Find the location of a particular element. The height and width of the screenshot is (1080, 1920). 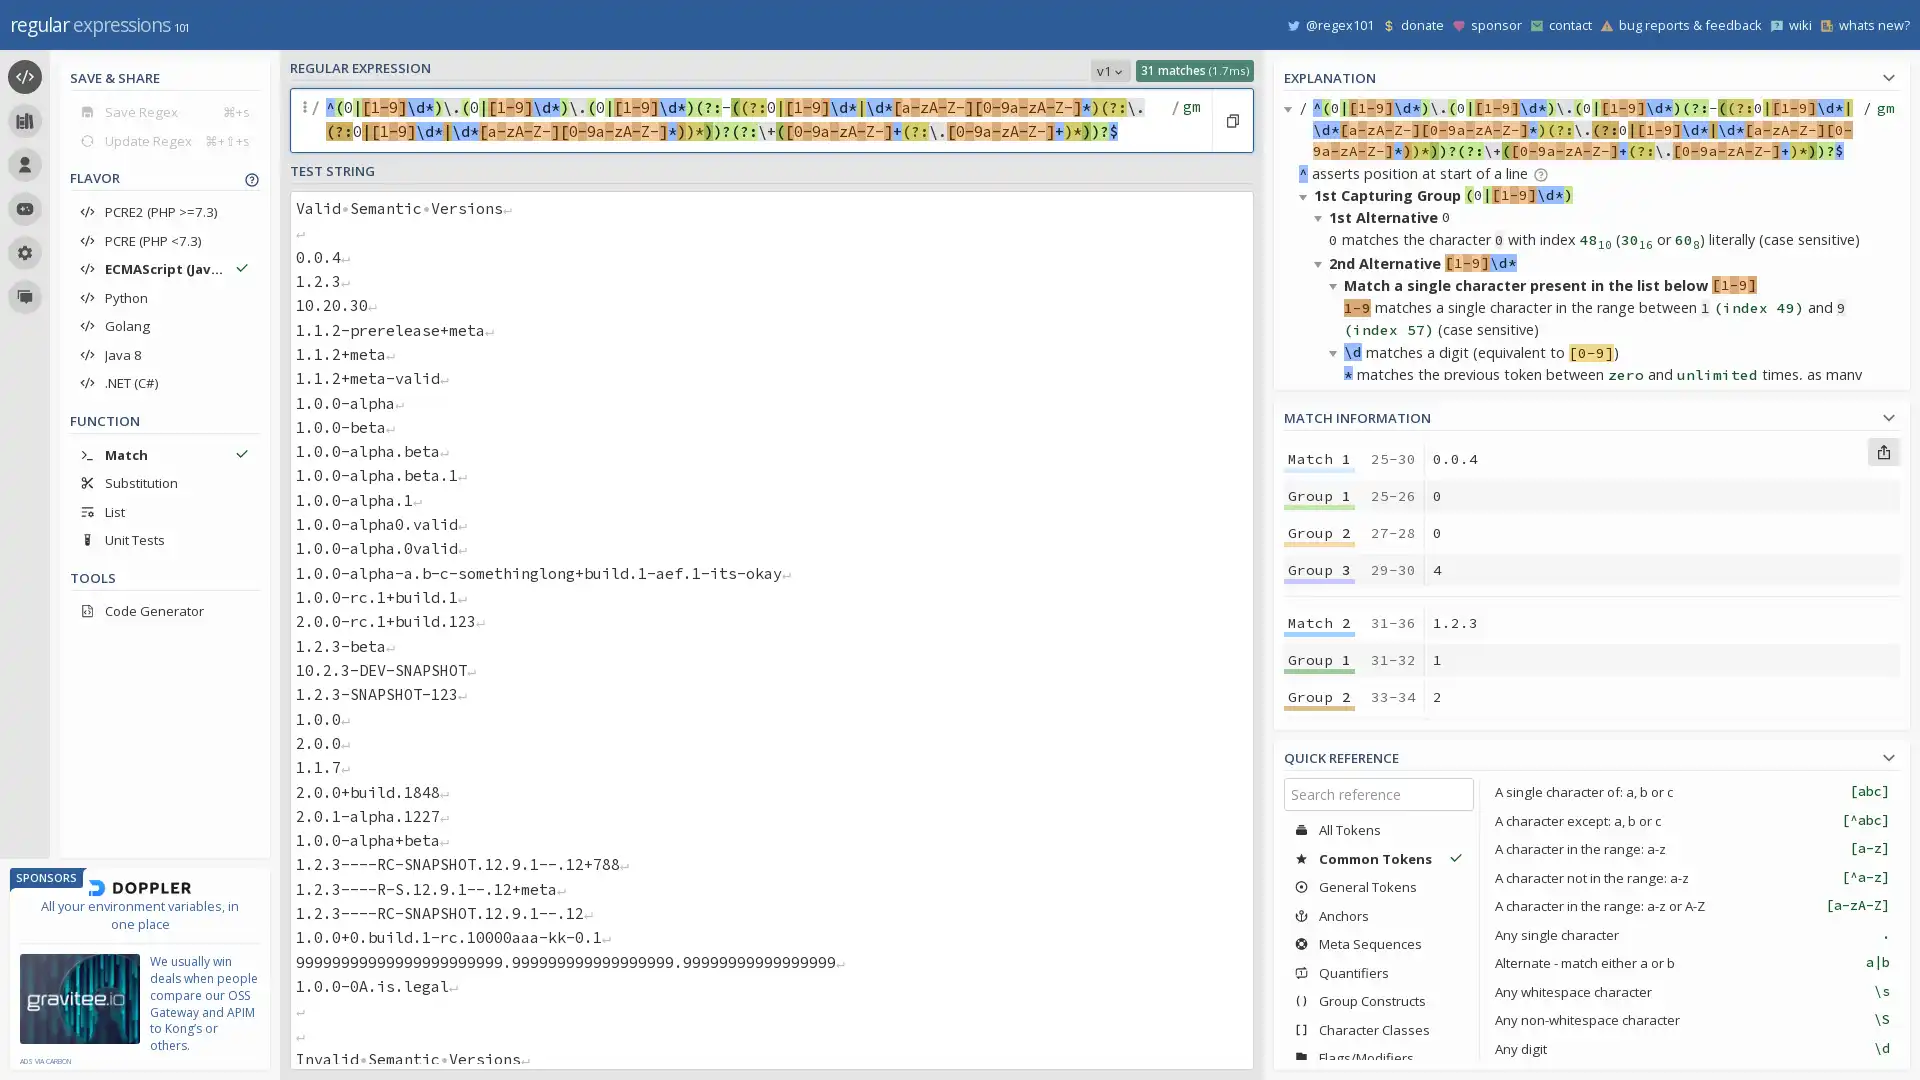

A character in the range: a-z [a-z] is located at coordinates (1691, 848).